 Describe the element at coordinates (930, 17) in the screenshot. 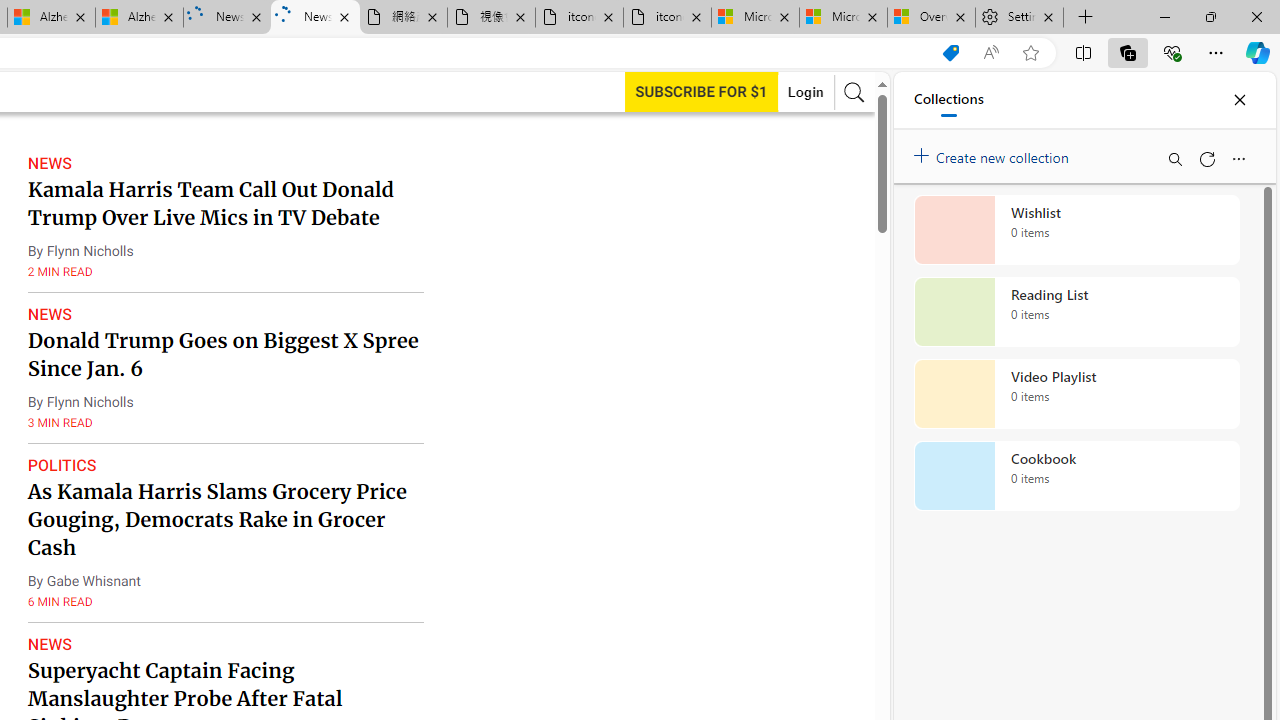

I see `'Overview'` at that location.